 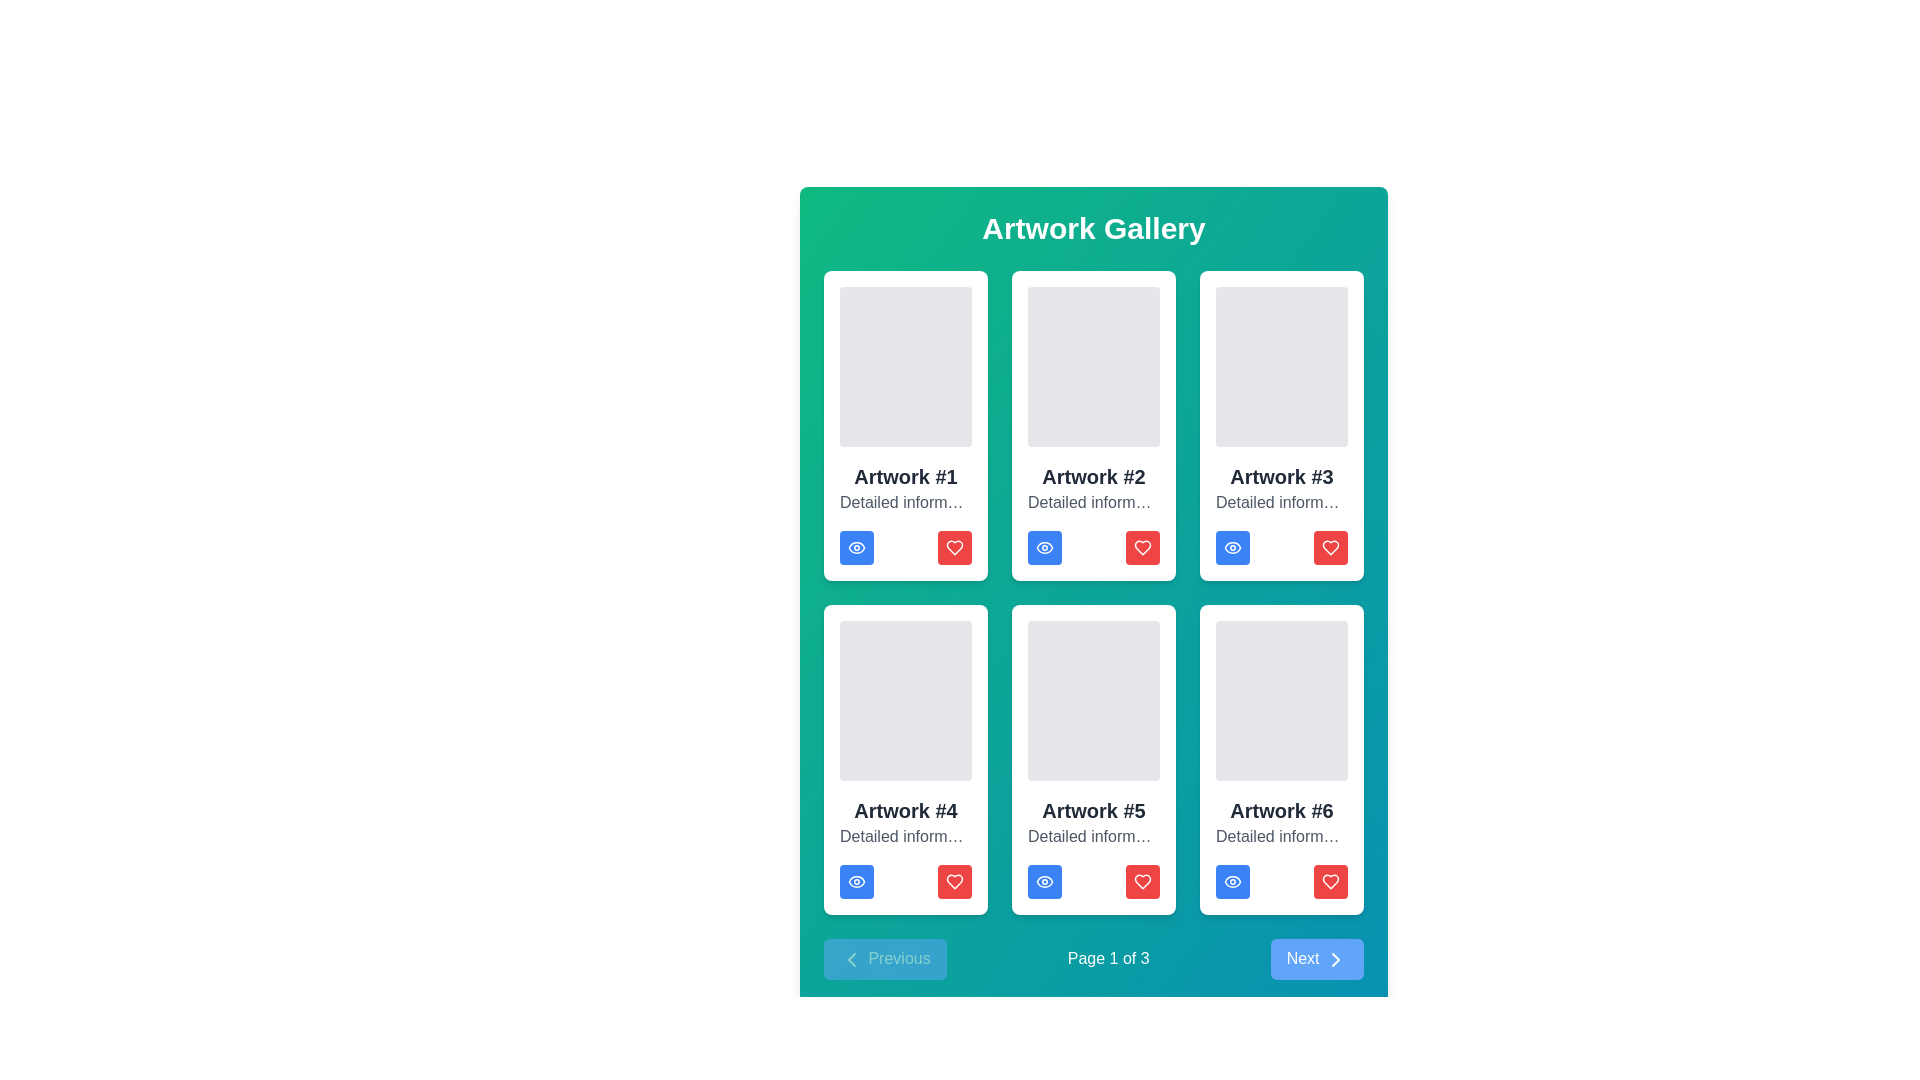 I want to click on the red rounded button with a white heart icon located in the bottom-right corner of the card labeled 'Artwork #5' to invoke the action, so click(x=1142, y=881).